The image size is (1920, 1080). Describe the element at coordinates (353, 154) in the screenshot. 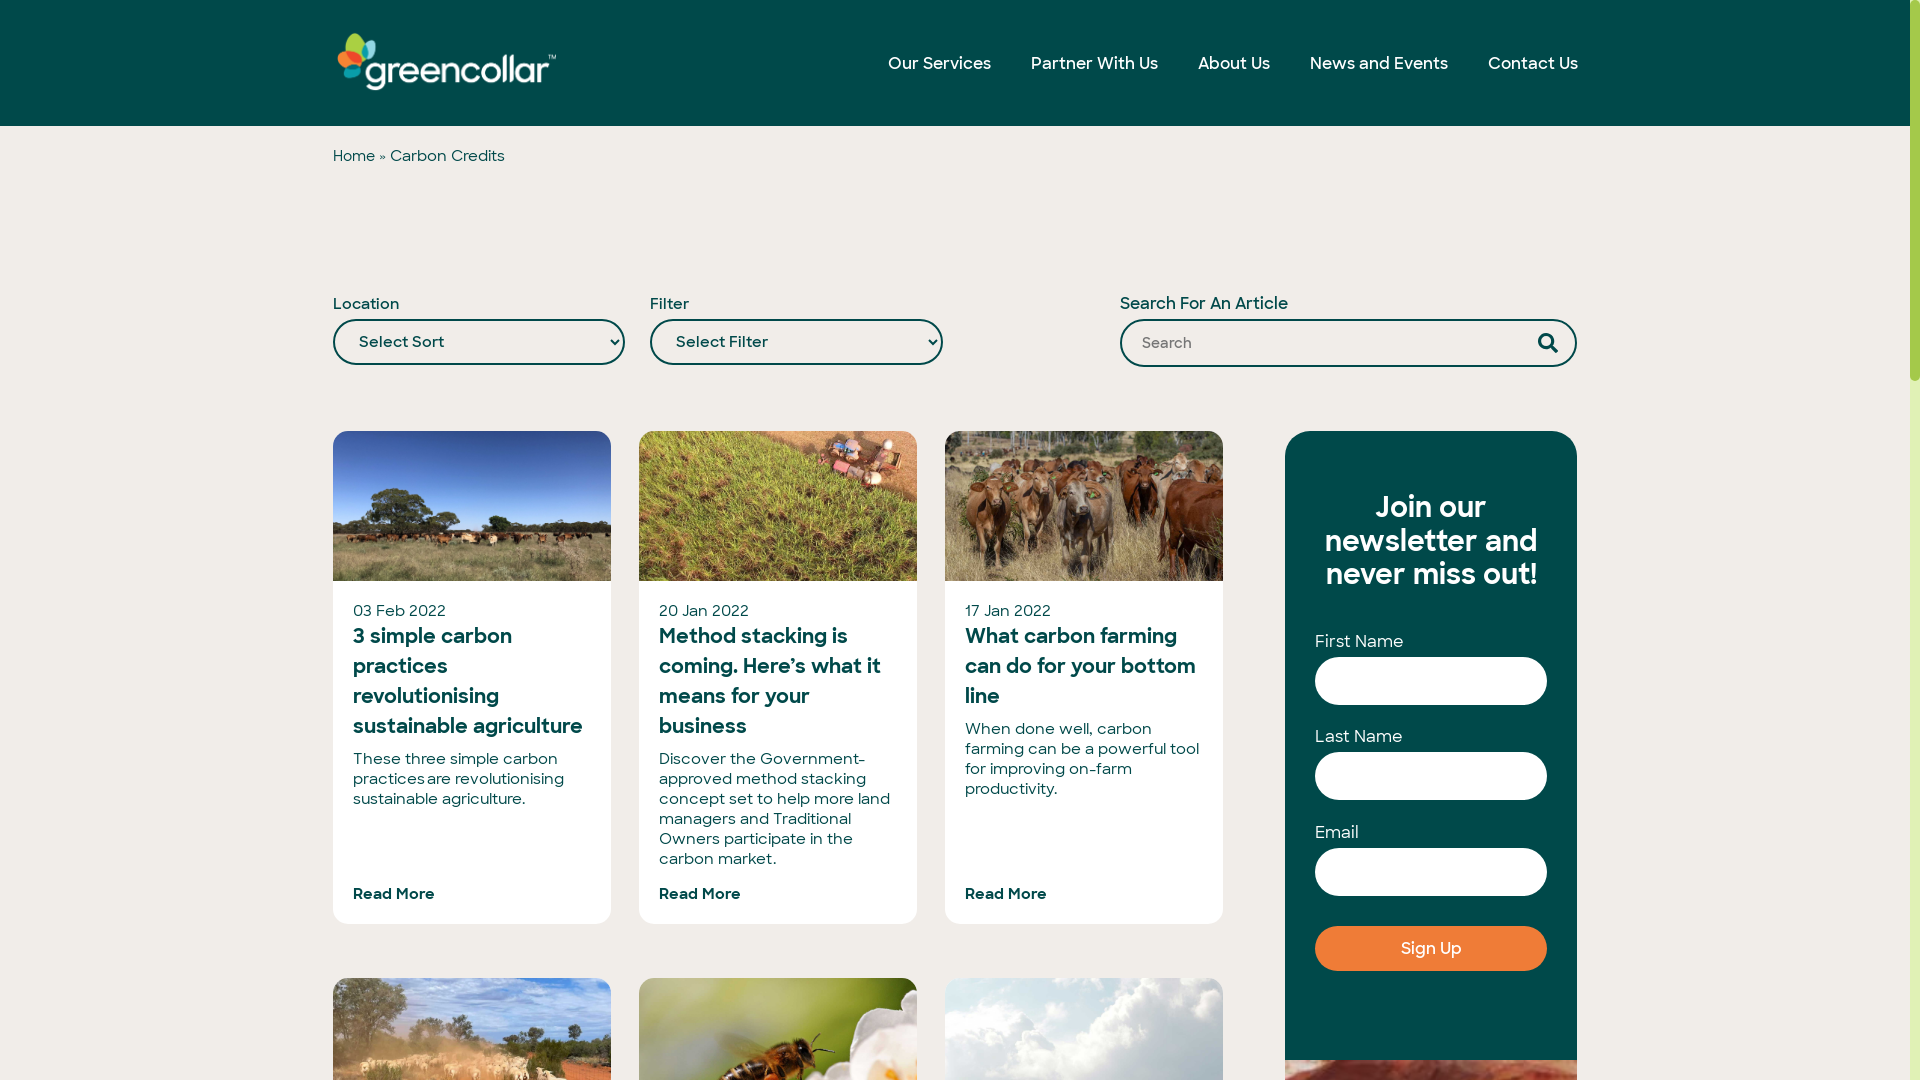

I see `'Home'` at that location.